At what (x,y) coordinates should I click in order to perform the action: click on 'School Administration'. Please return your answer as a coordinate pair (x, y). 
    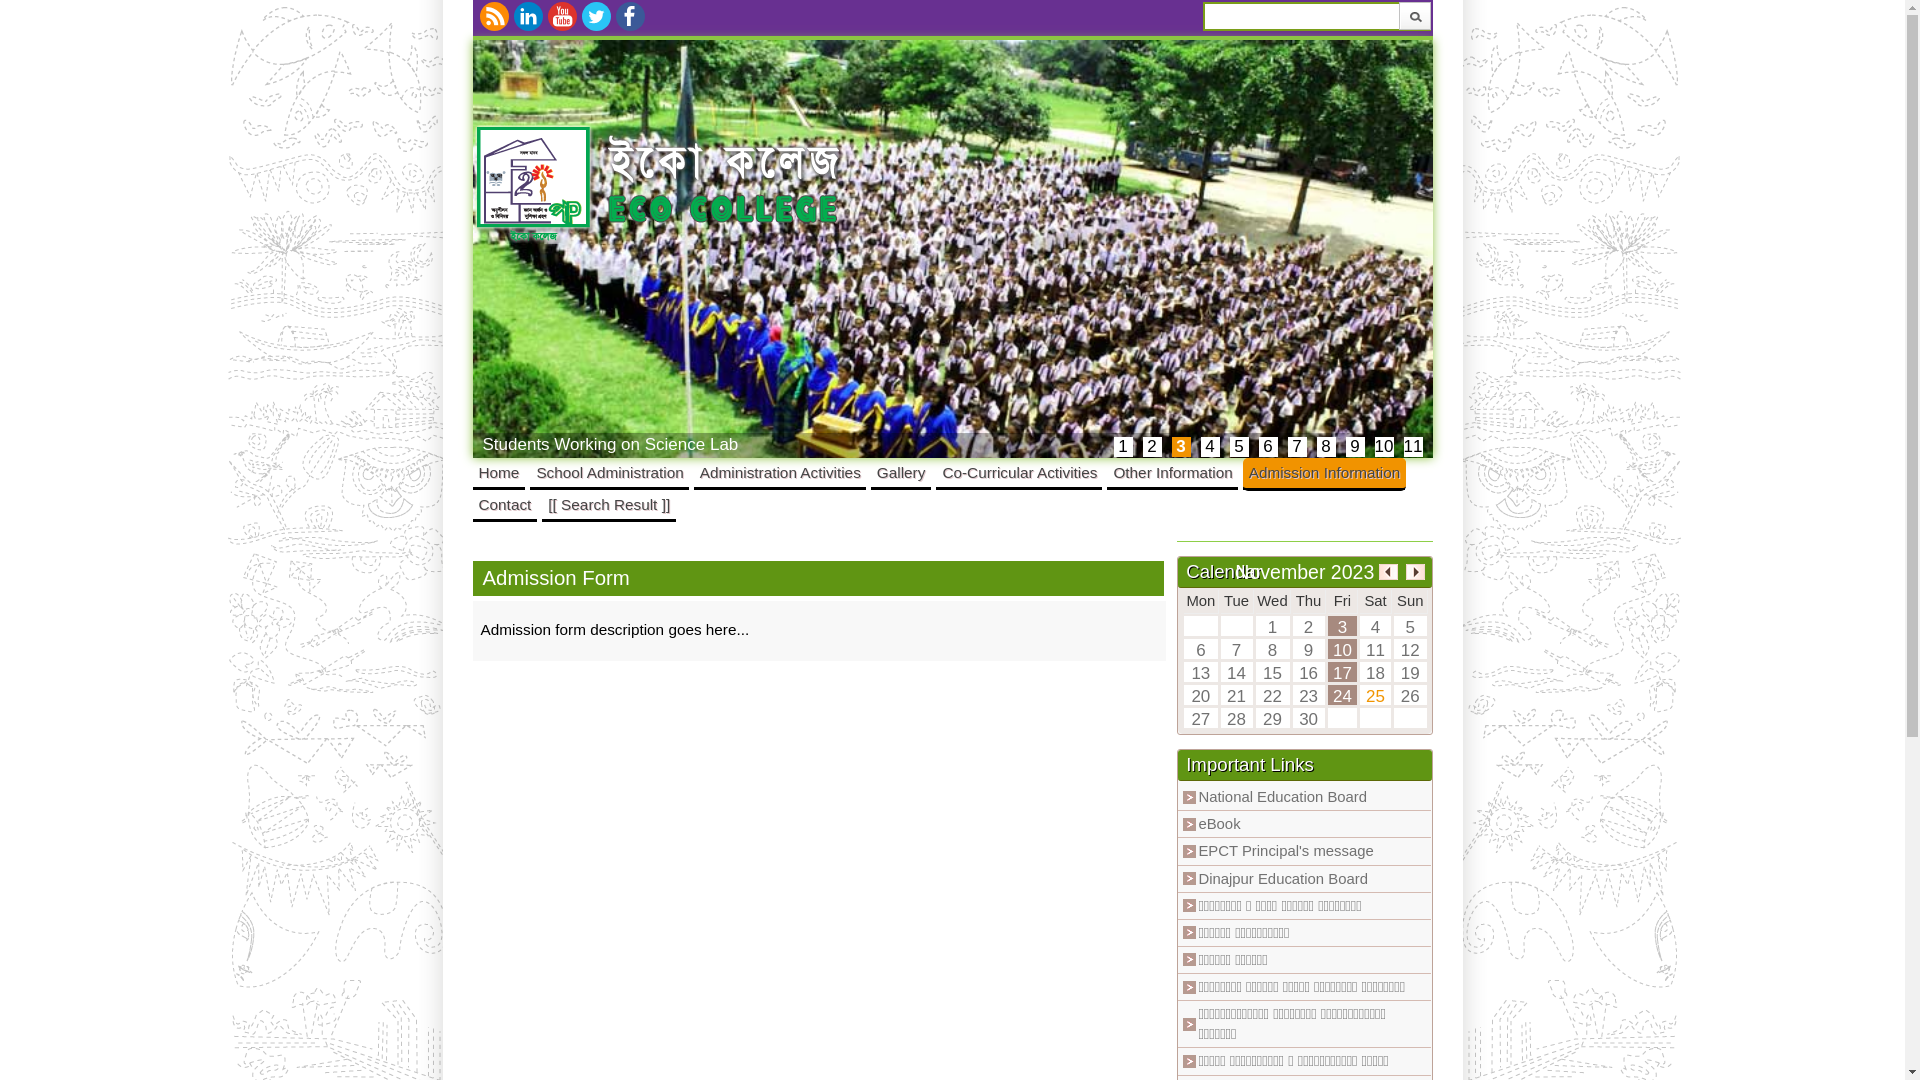
    Looking at the image, I should click on (608, 472).